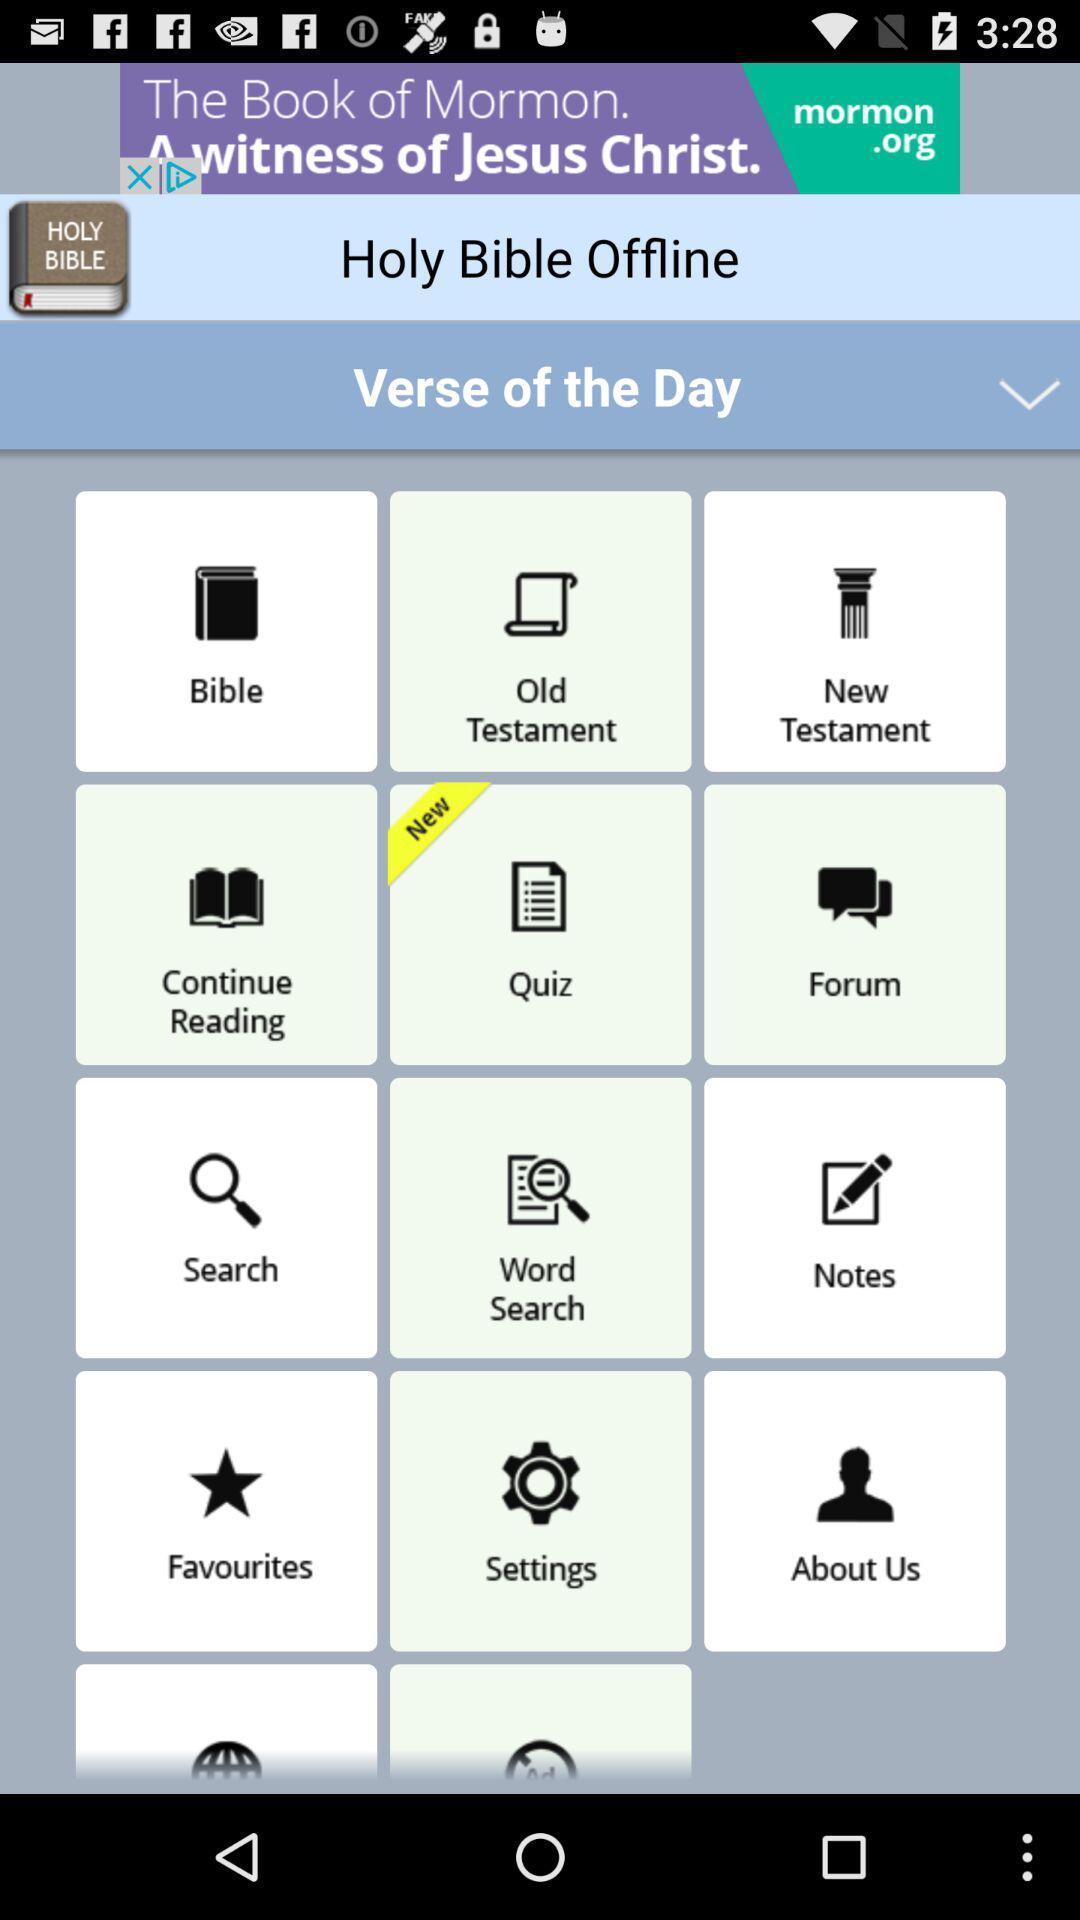 The width and height of the screenshot is (1080, 1920). What do you see at coordinates (540, 127) in the screenshot?
I see `advertisement` at bounding box center [540, 127].